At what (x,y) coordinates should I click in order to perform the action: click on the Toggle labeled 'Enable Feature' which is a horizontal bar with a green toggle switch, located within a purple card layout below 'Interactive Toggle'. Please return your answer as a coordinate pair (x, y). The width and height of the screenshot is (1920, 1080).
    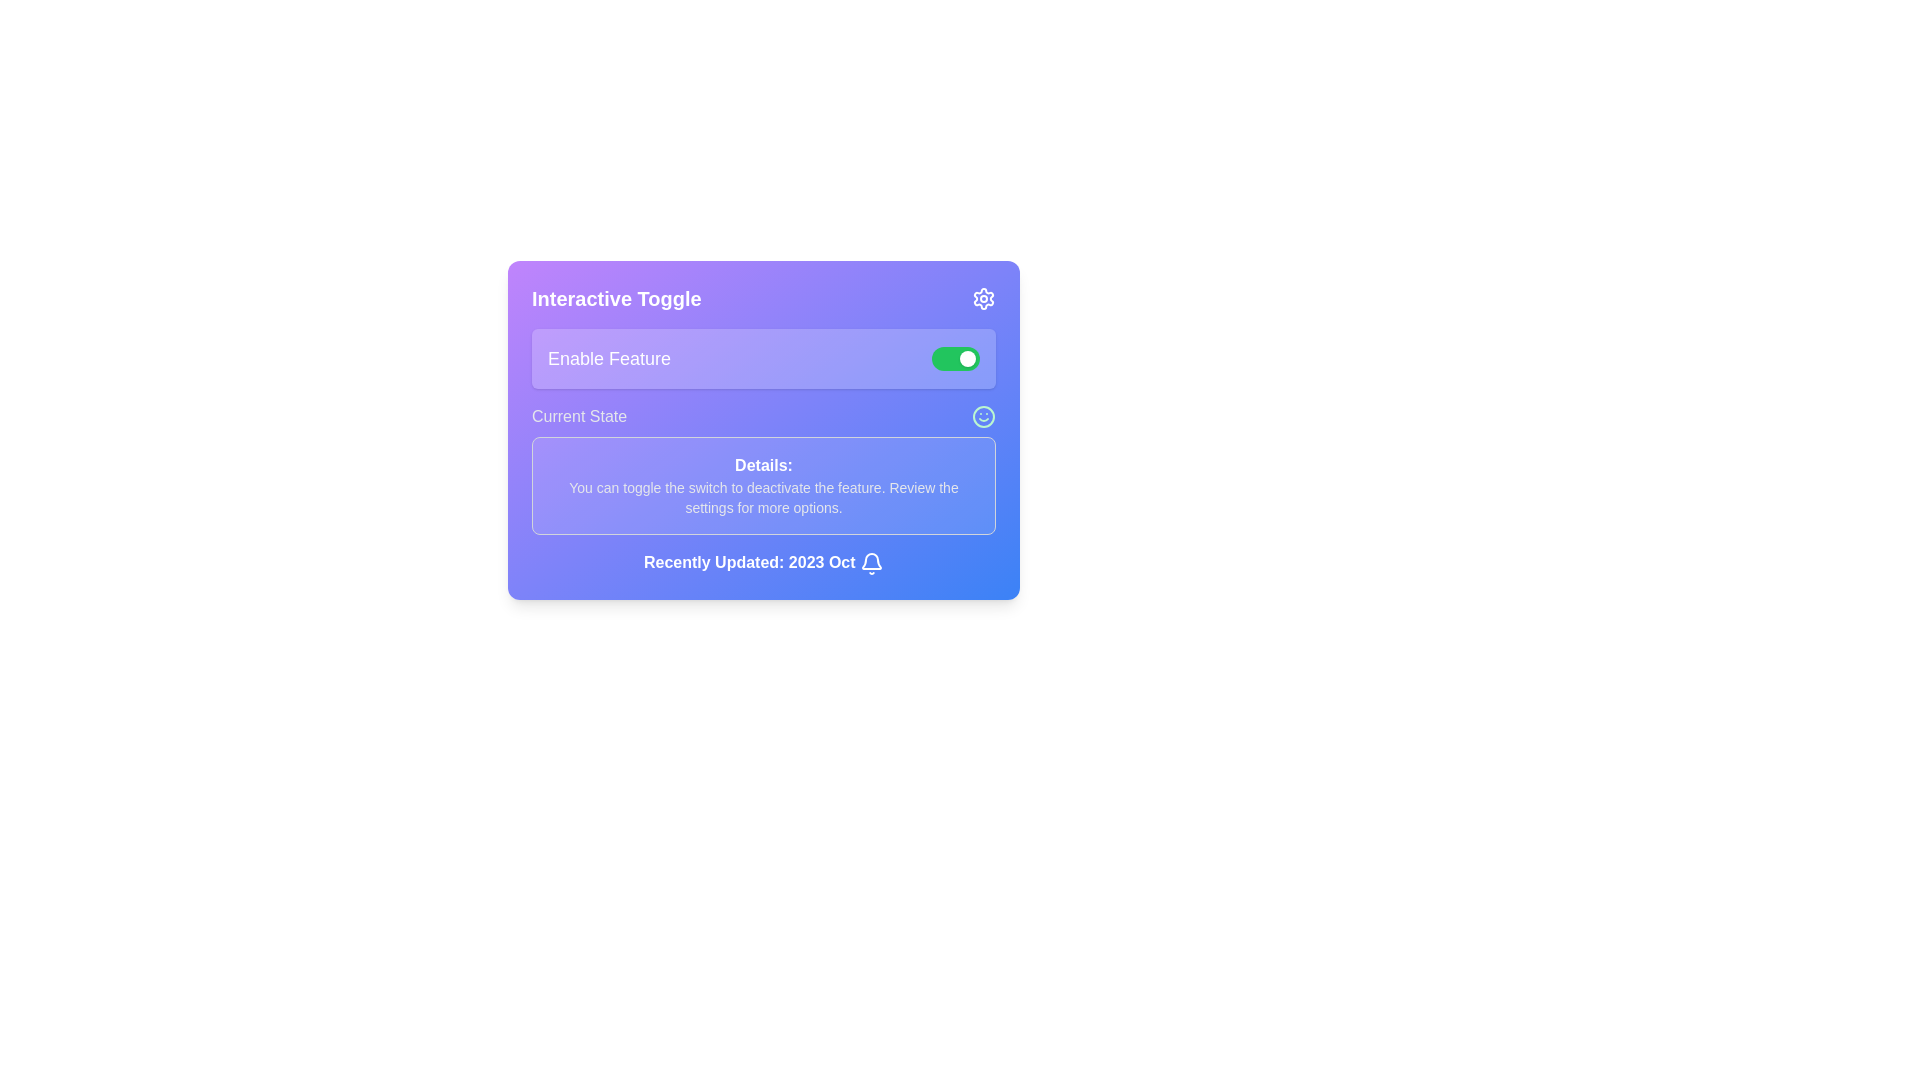
    Looking at the image, I should click on (762, 357).